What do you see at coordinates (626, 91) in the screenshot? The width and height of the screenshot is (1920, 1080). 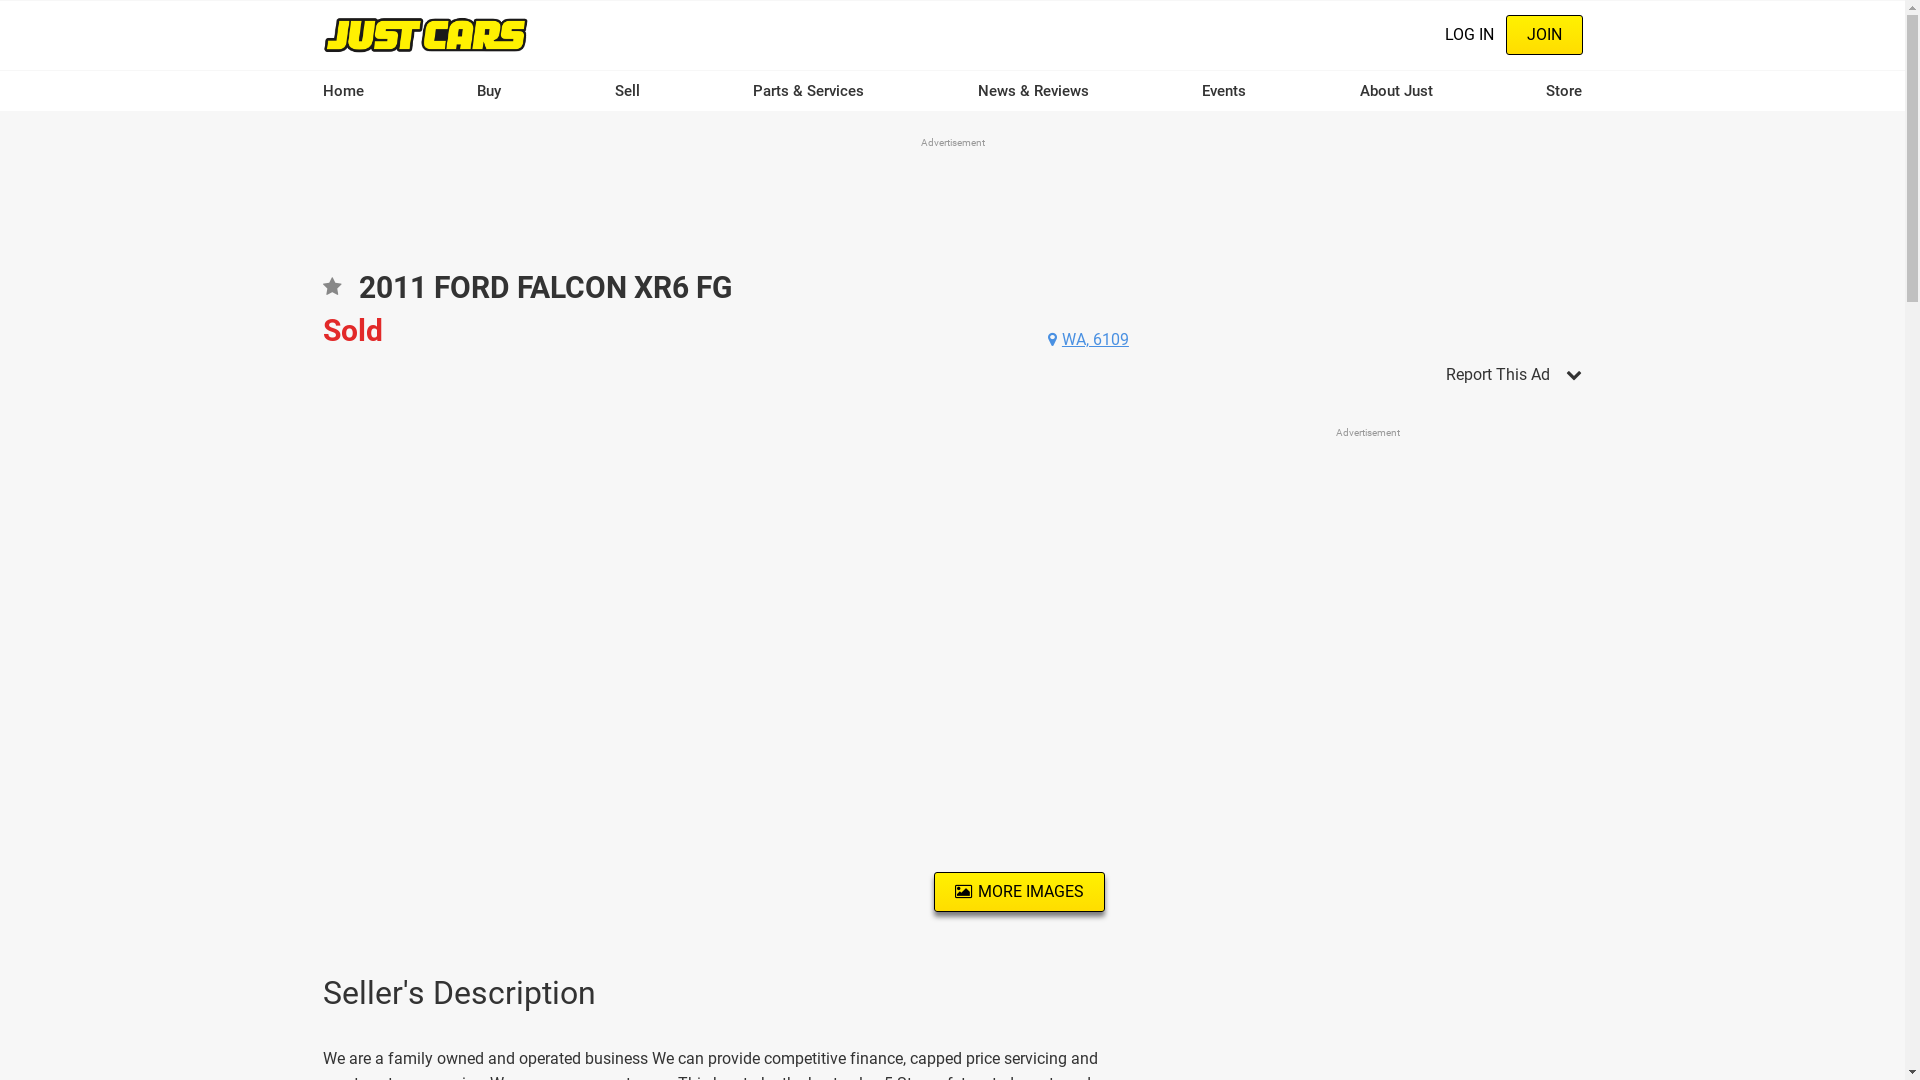 I see `'Sell'` at bounding box center [626, 91].